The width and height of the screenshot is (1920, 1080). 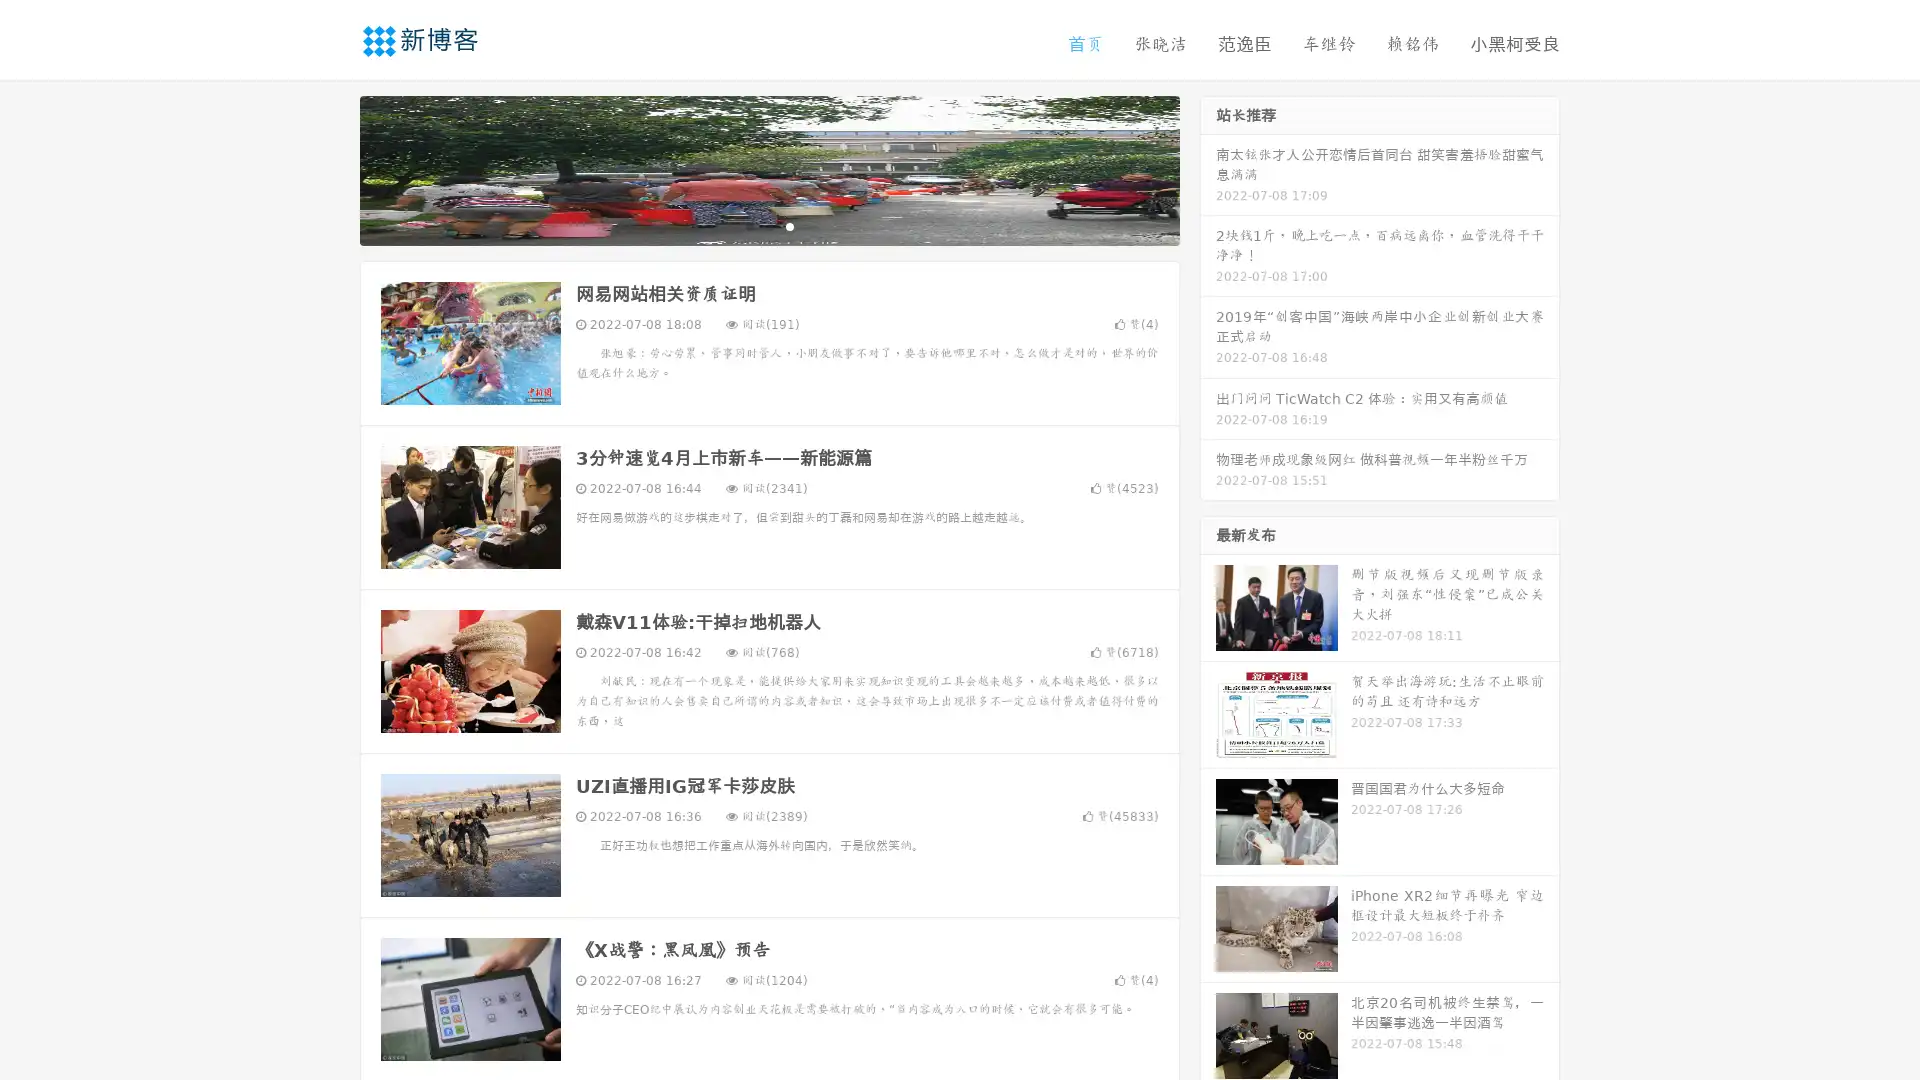 I want to click on Next slide, so click(x=1208, y=168).